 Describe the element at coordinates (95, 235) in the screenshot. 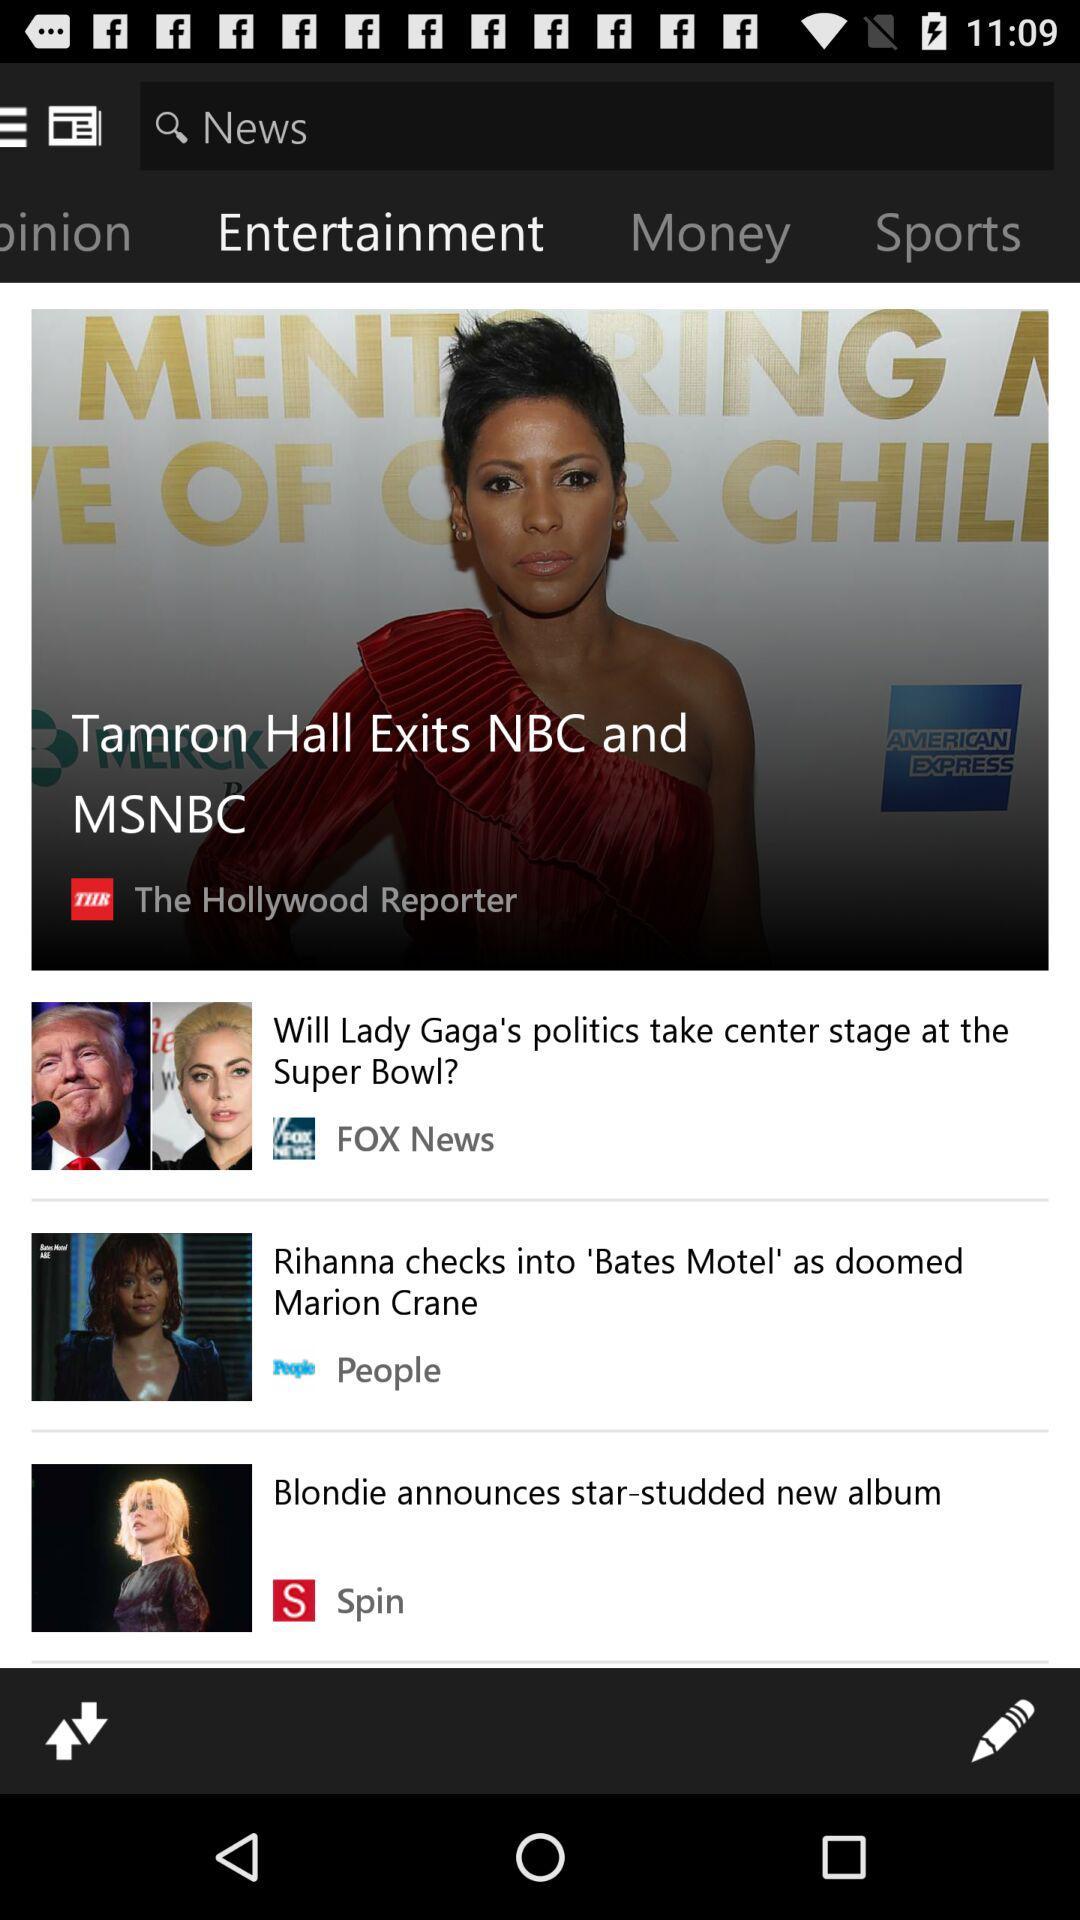

I see `opinion item` at that location.